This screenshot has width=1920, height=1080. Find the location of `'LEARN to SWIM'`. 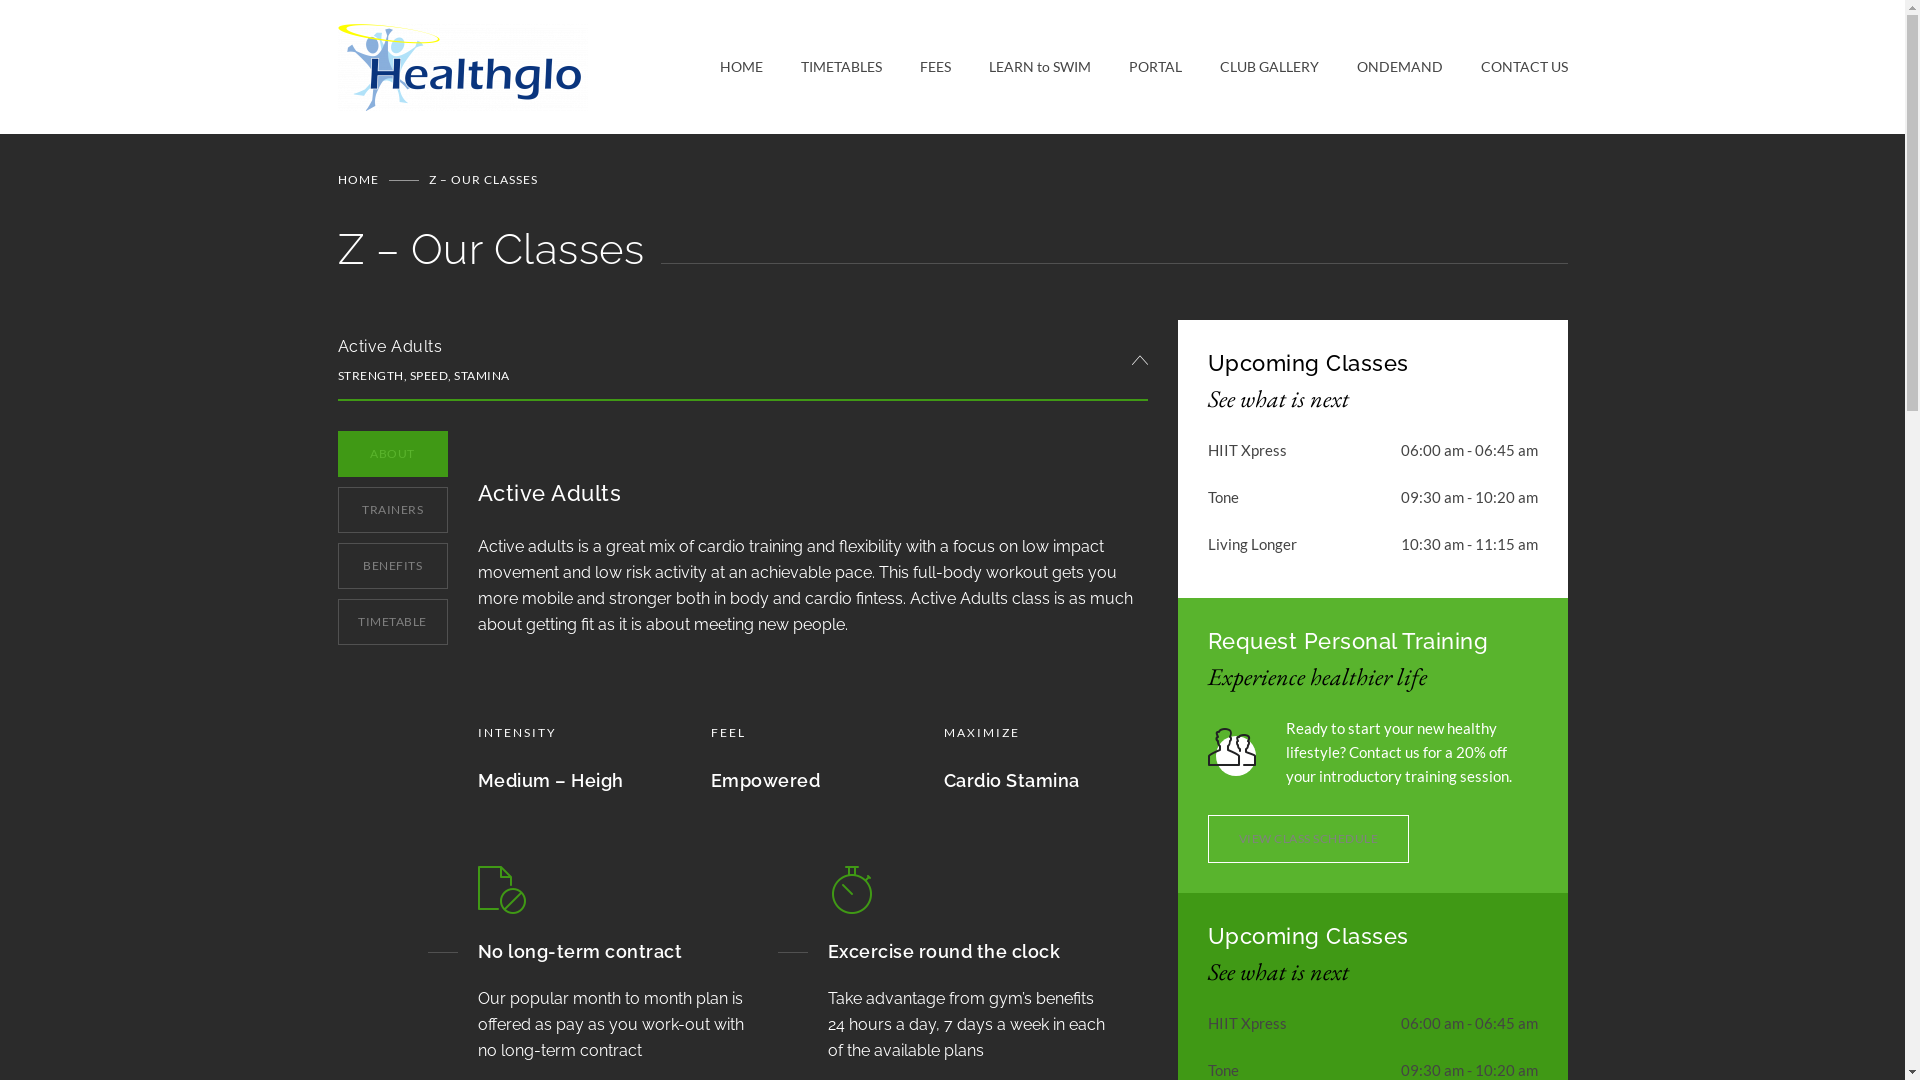

'LEARN to SWIM' is located at coordinates (1019, 65).